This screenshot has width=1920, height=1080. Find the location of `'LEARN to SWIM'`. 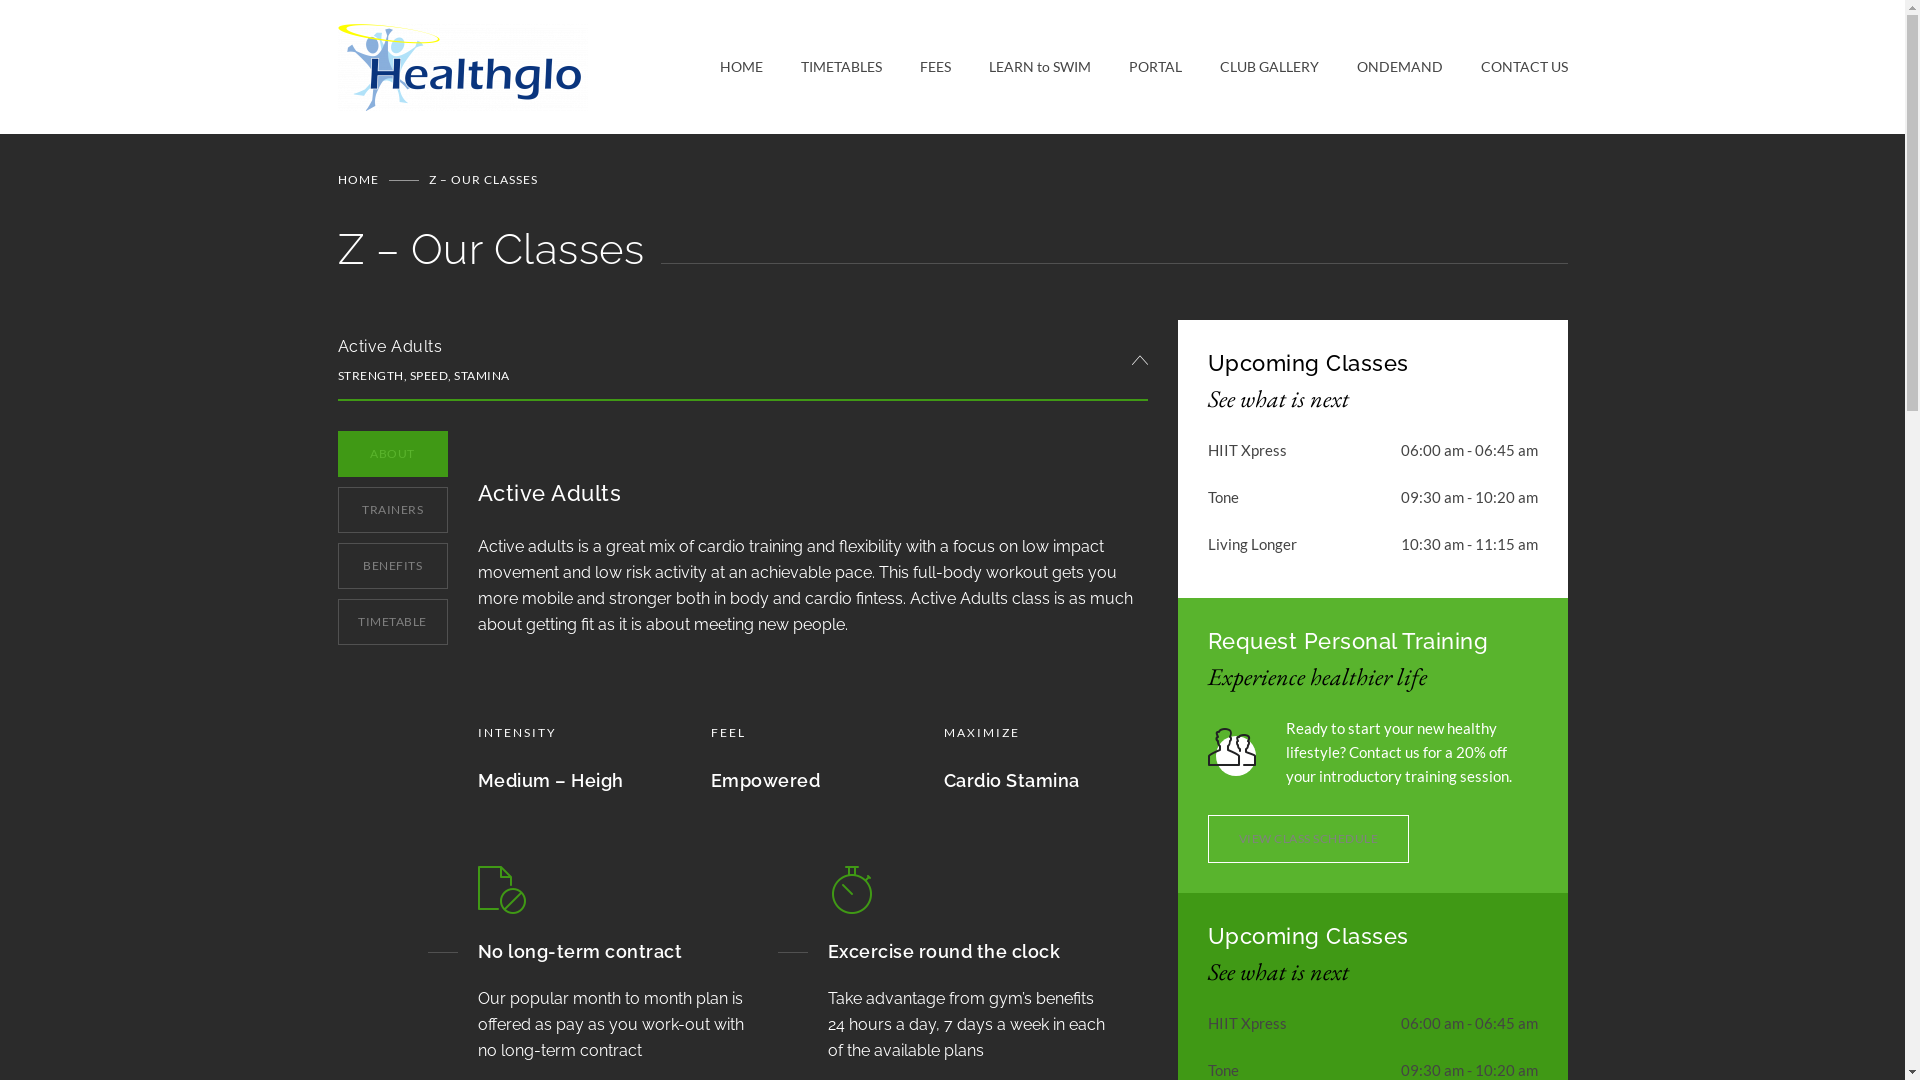

'LEARN to SWIM' is located at coordinates (1019, 65).